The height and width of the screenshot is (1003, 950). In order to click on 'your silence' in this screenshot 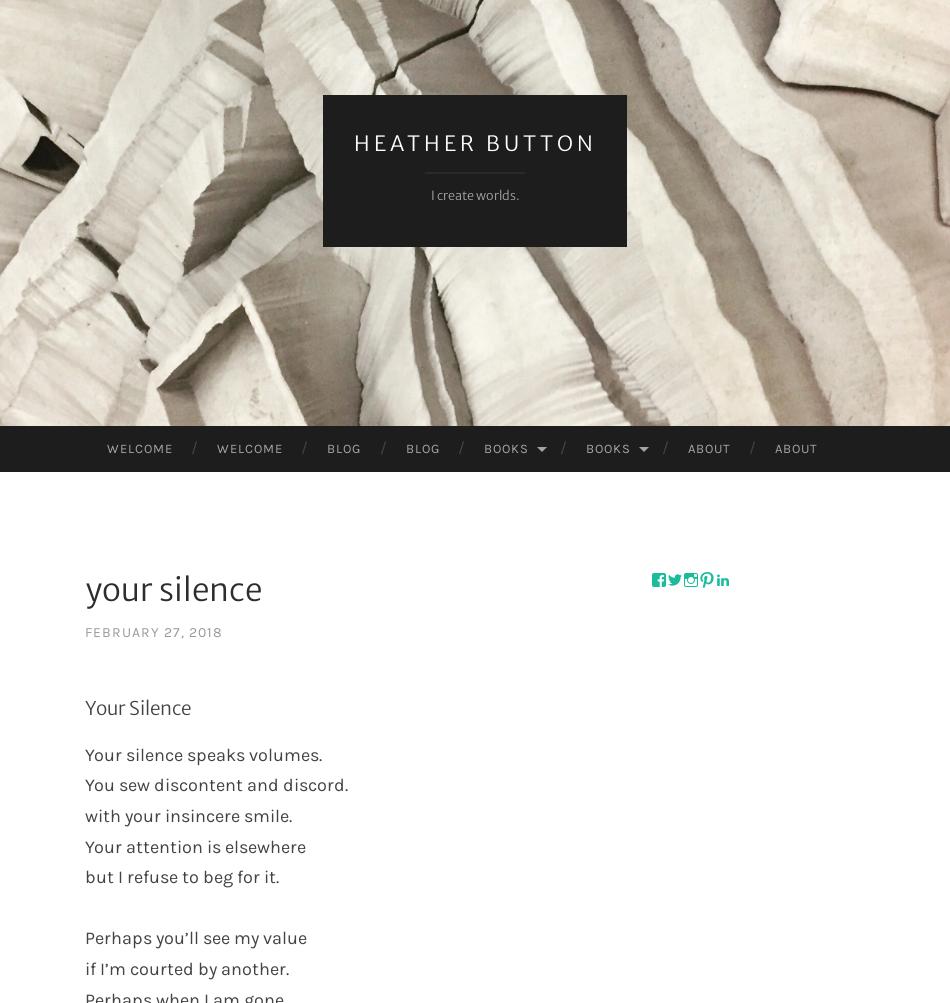, I will do `click(173, 587)`.